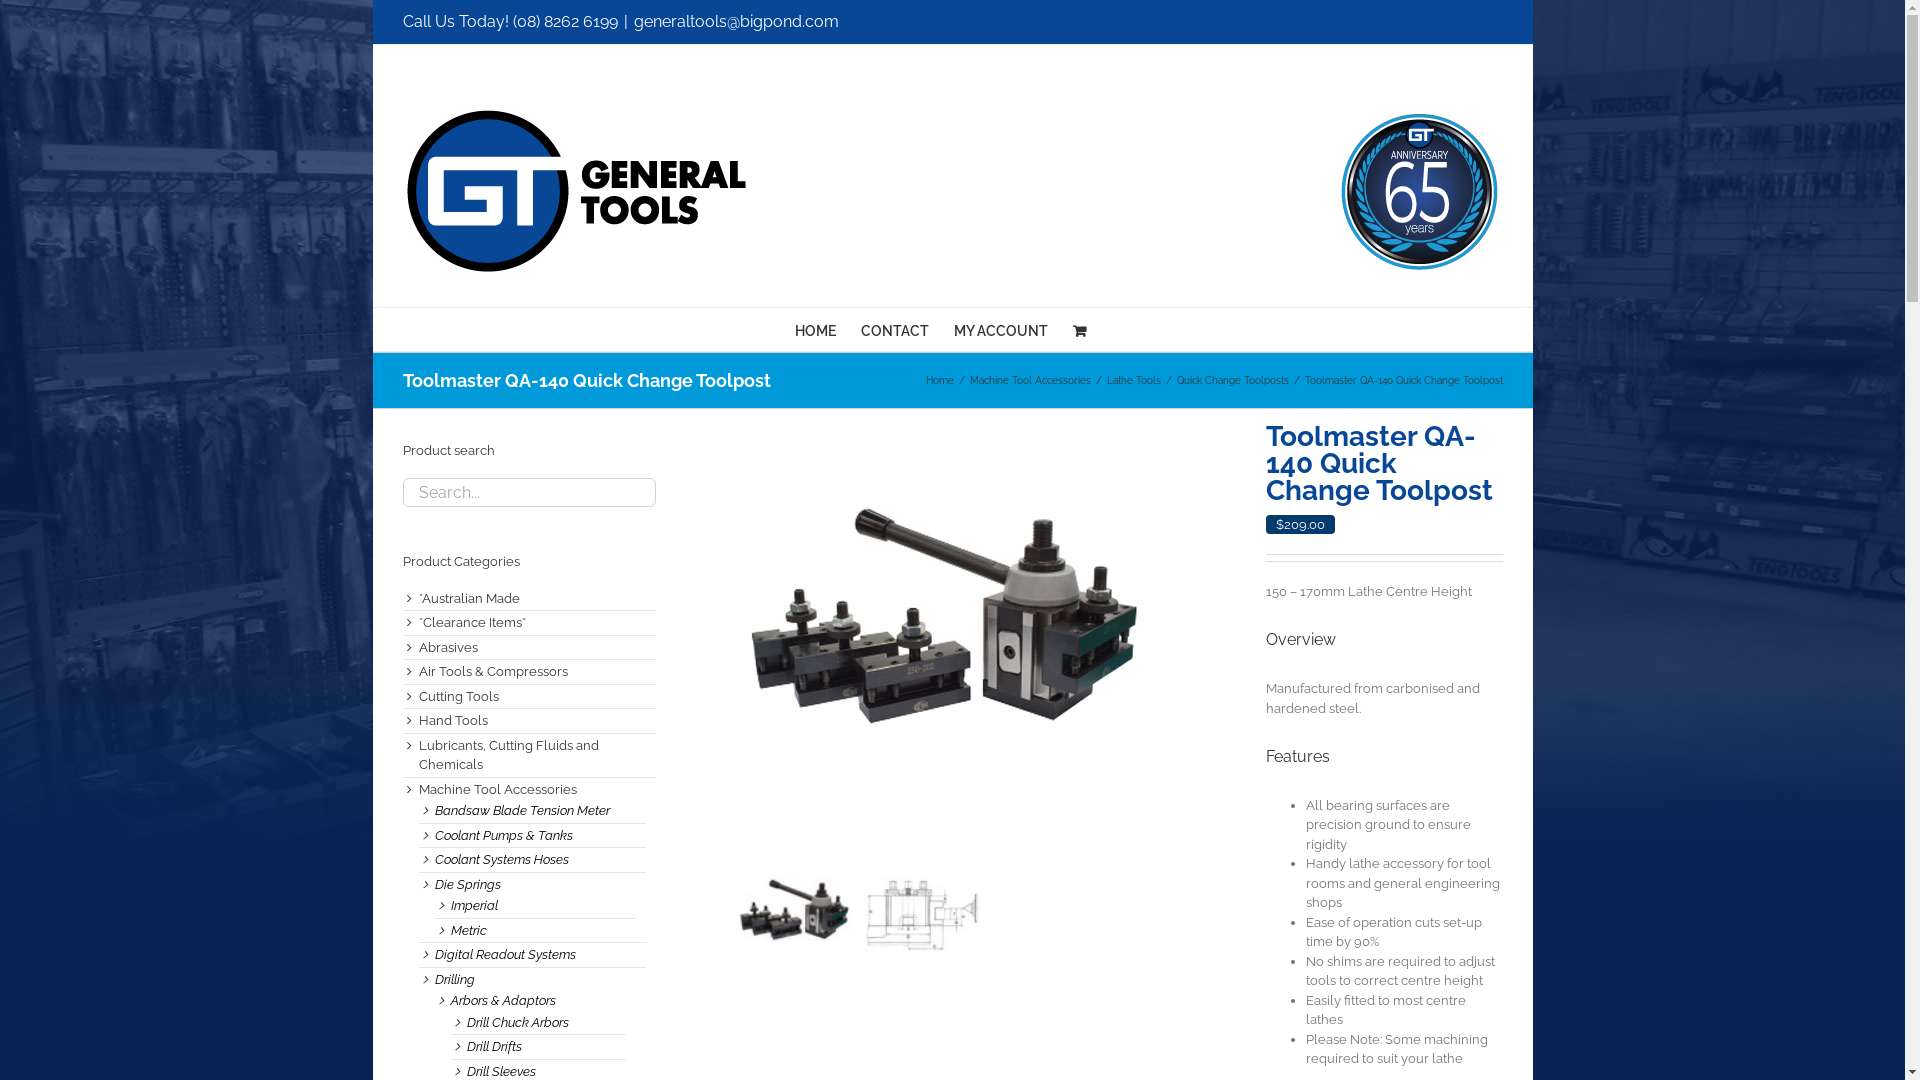 Image resolution: width=1920 pixels, height=1080 pixels. What do you see at coordinates (470, 621) in the screenshot?
I see `'*Clearance Items*'` at bounding box center [470, 621].